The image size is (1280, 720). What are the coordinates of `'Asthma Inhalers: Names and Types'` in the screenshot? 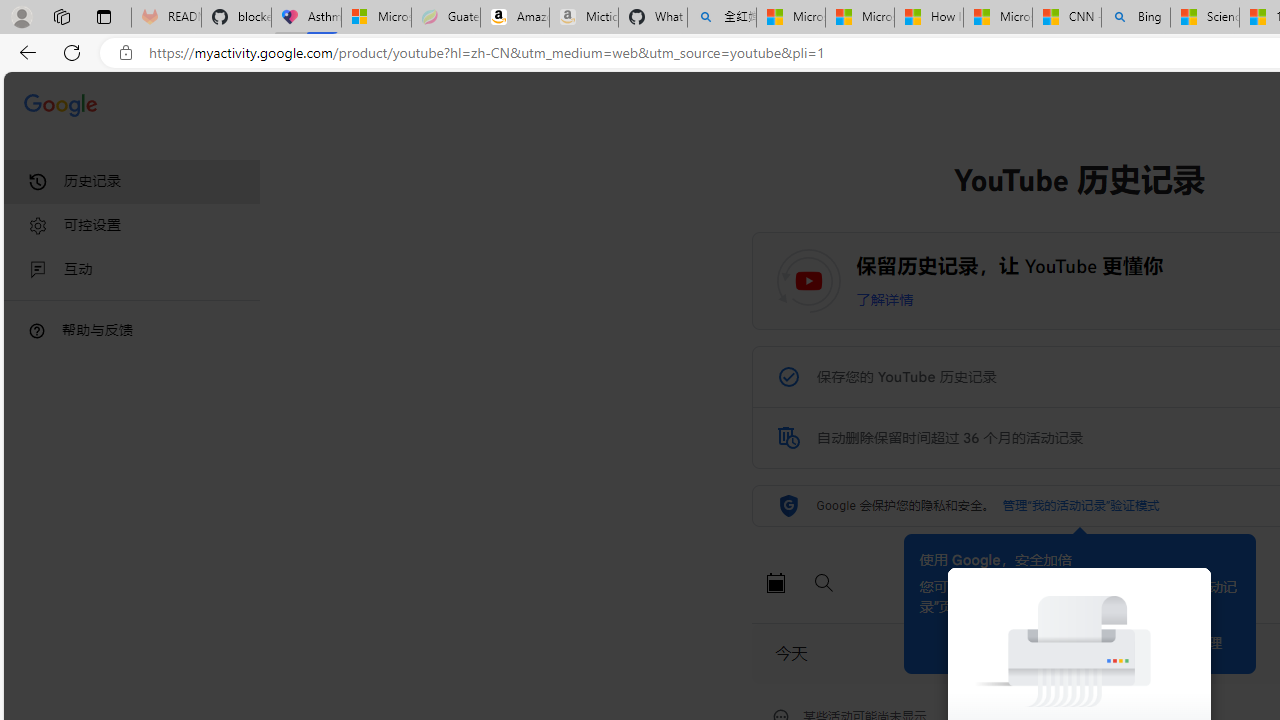 It's located at (304, 17).